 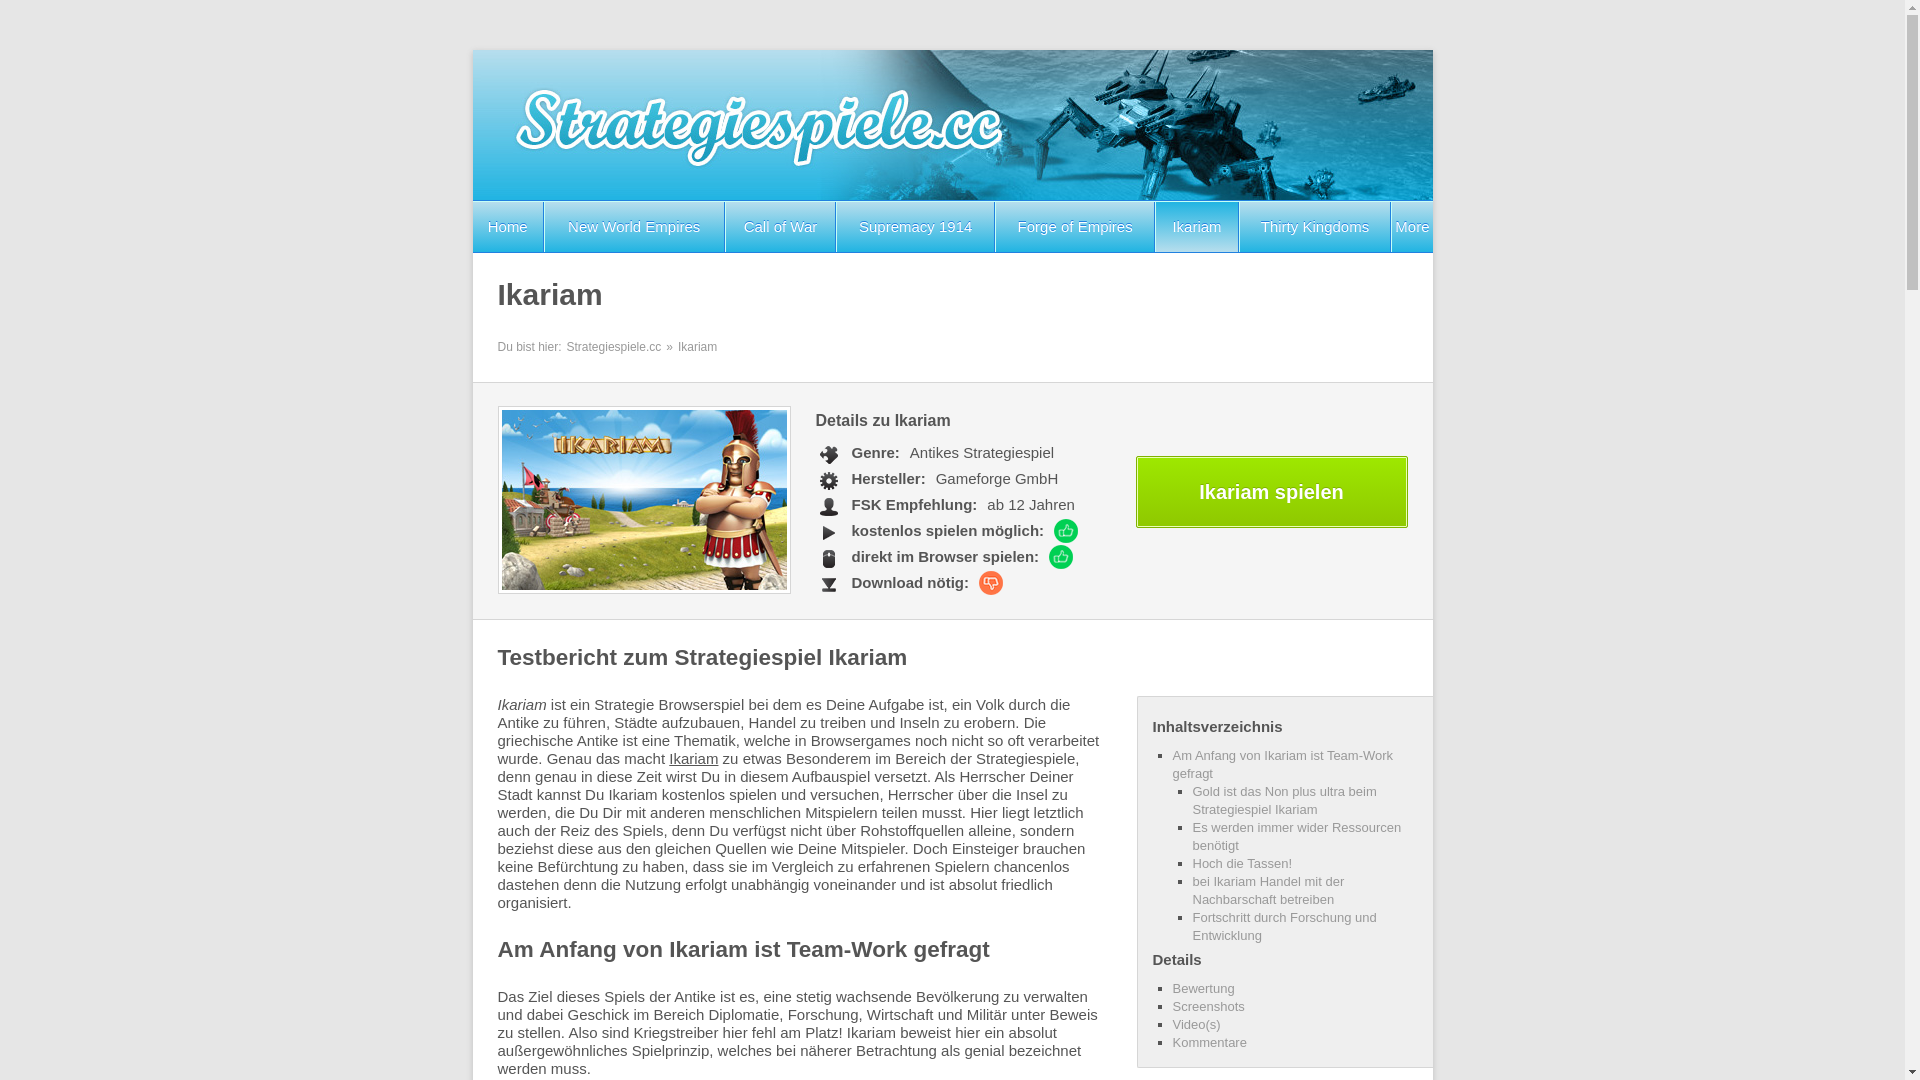 I want to click on 'bei Ikariam Handel mit der Nachbarschaft betreiben', so click(x=1191, y=889).